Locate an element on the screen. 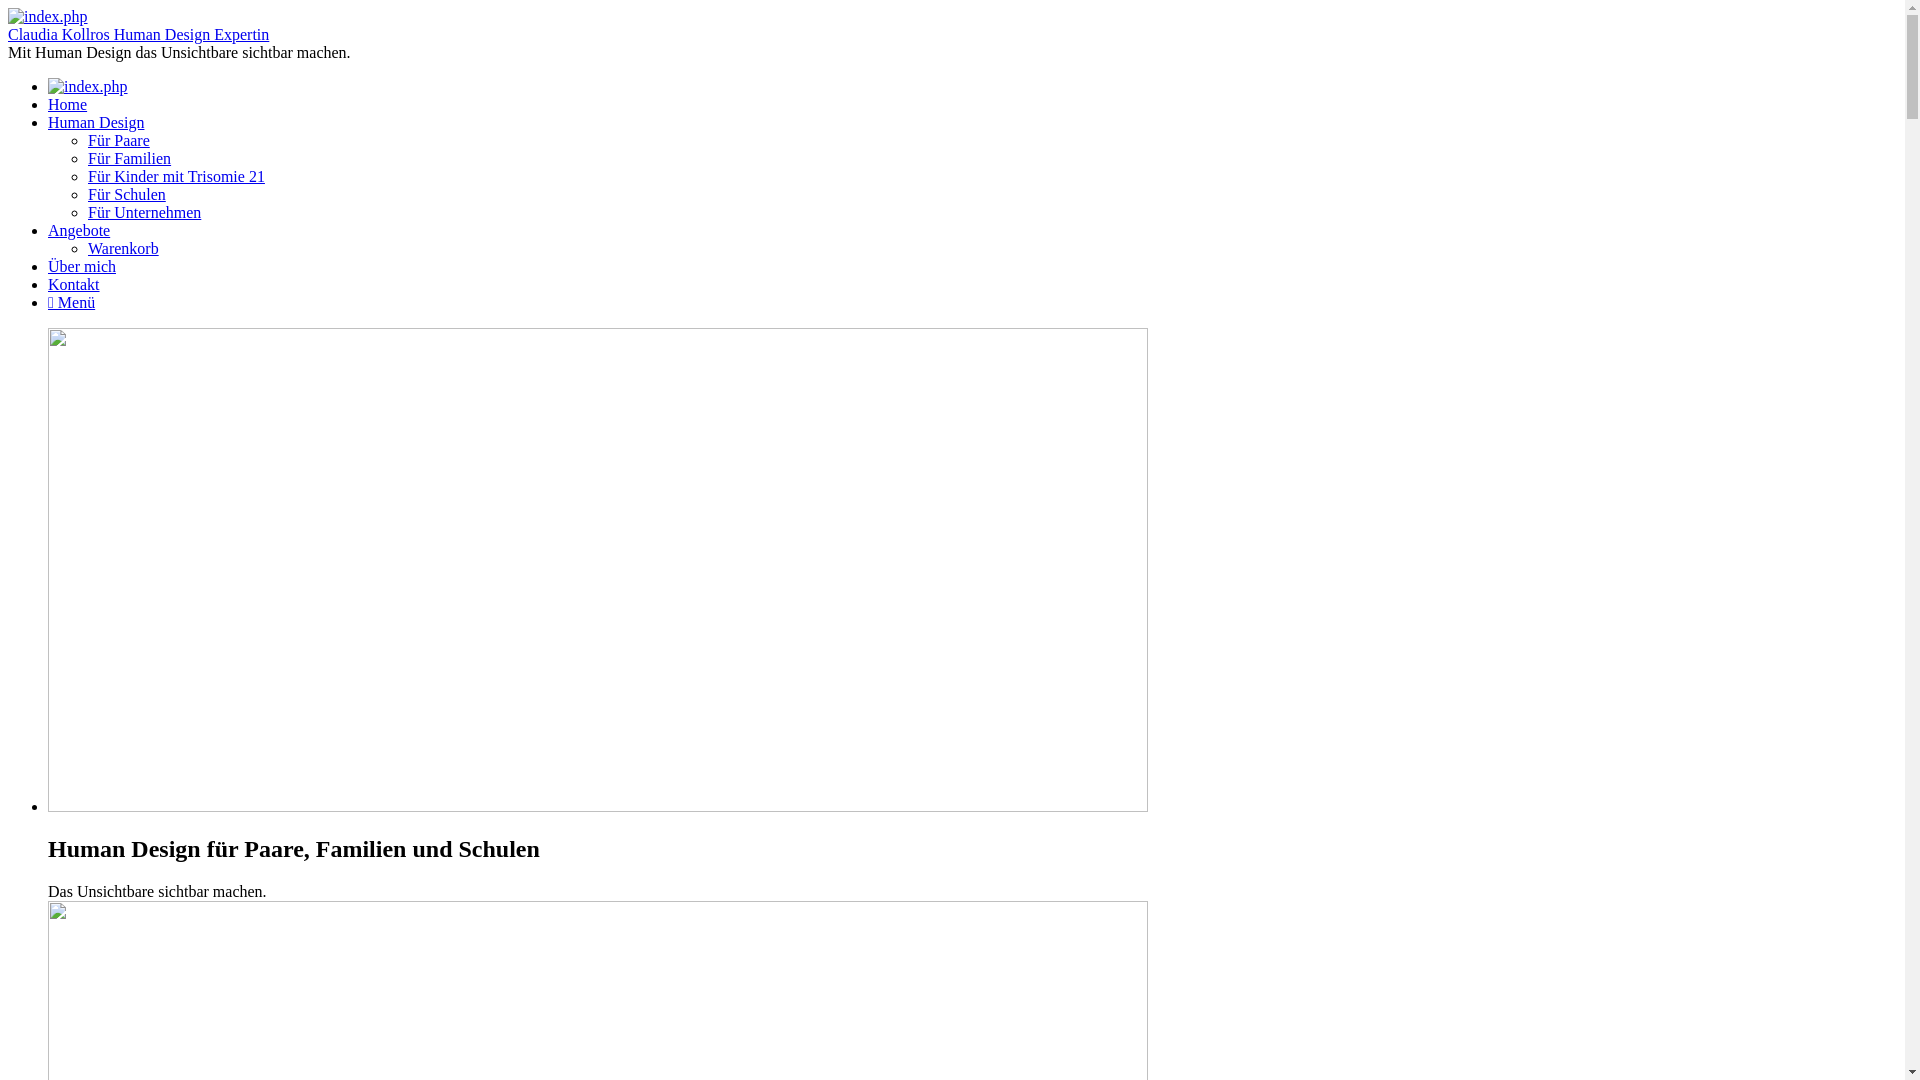  'Angebote' is located at coordinates (78, 229).